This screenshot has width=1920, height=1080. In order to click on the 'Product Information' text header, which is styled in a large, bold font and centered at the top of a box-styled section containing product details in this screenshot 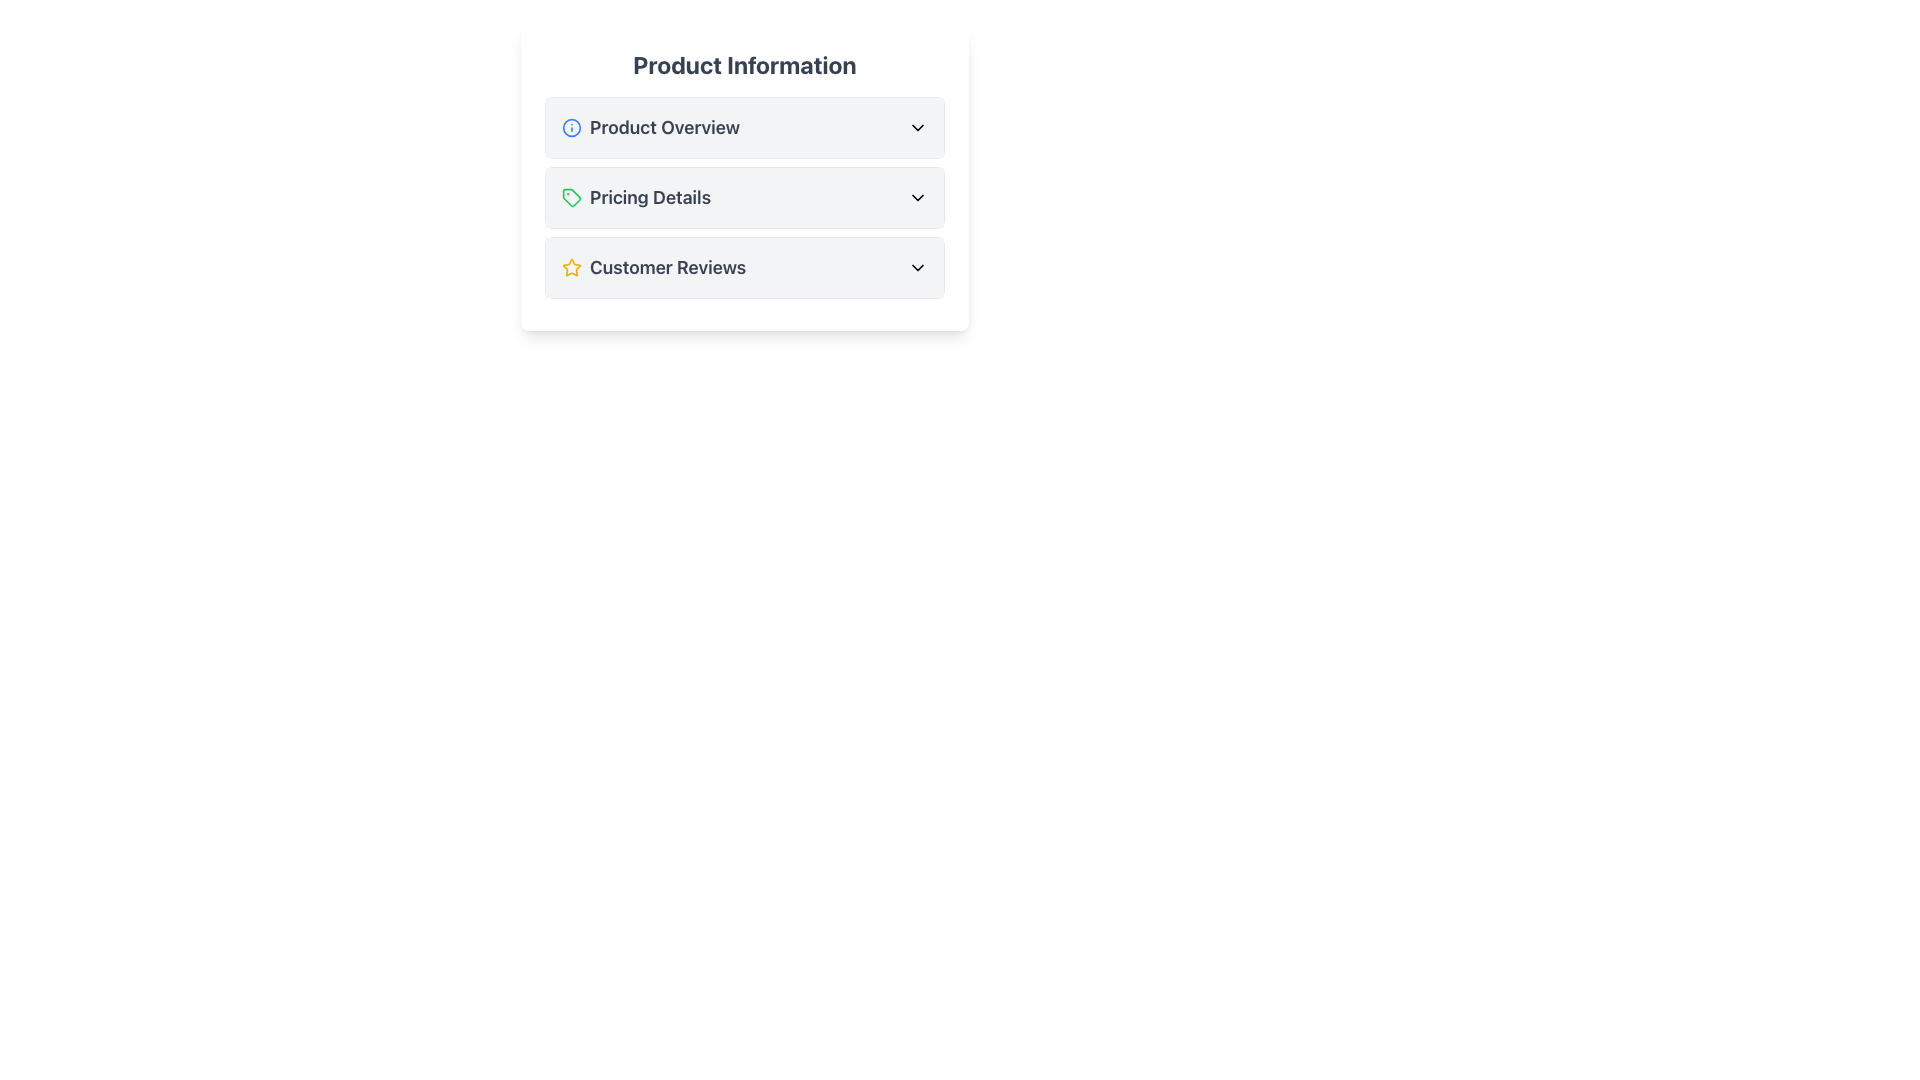, I will do `click(743, 64)`.